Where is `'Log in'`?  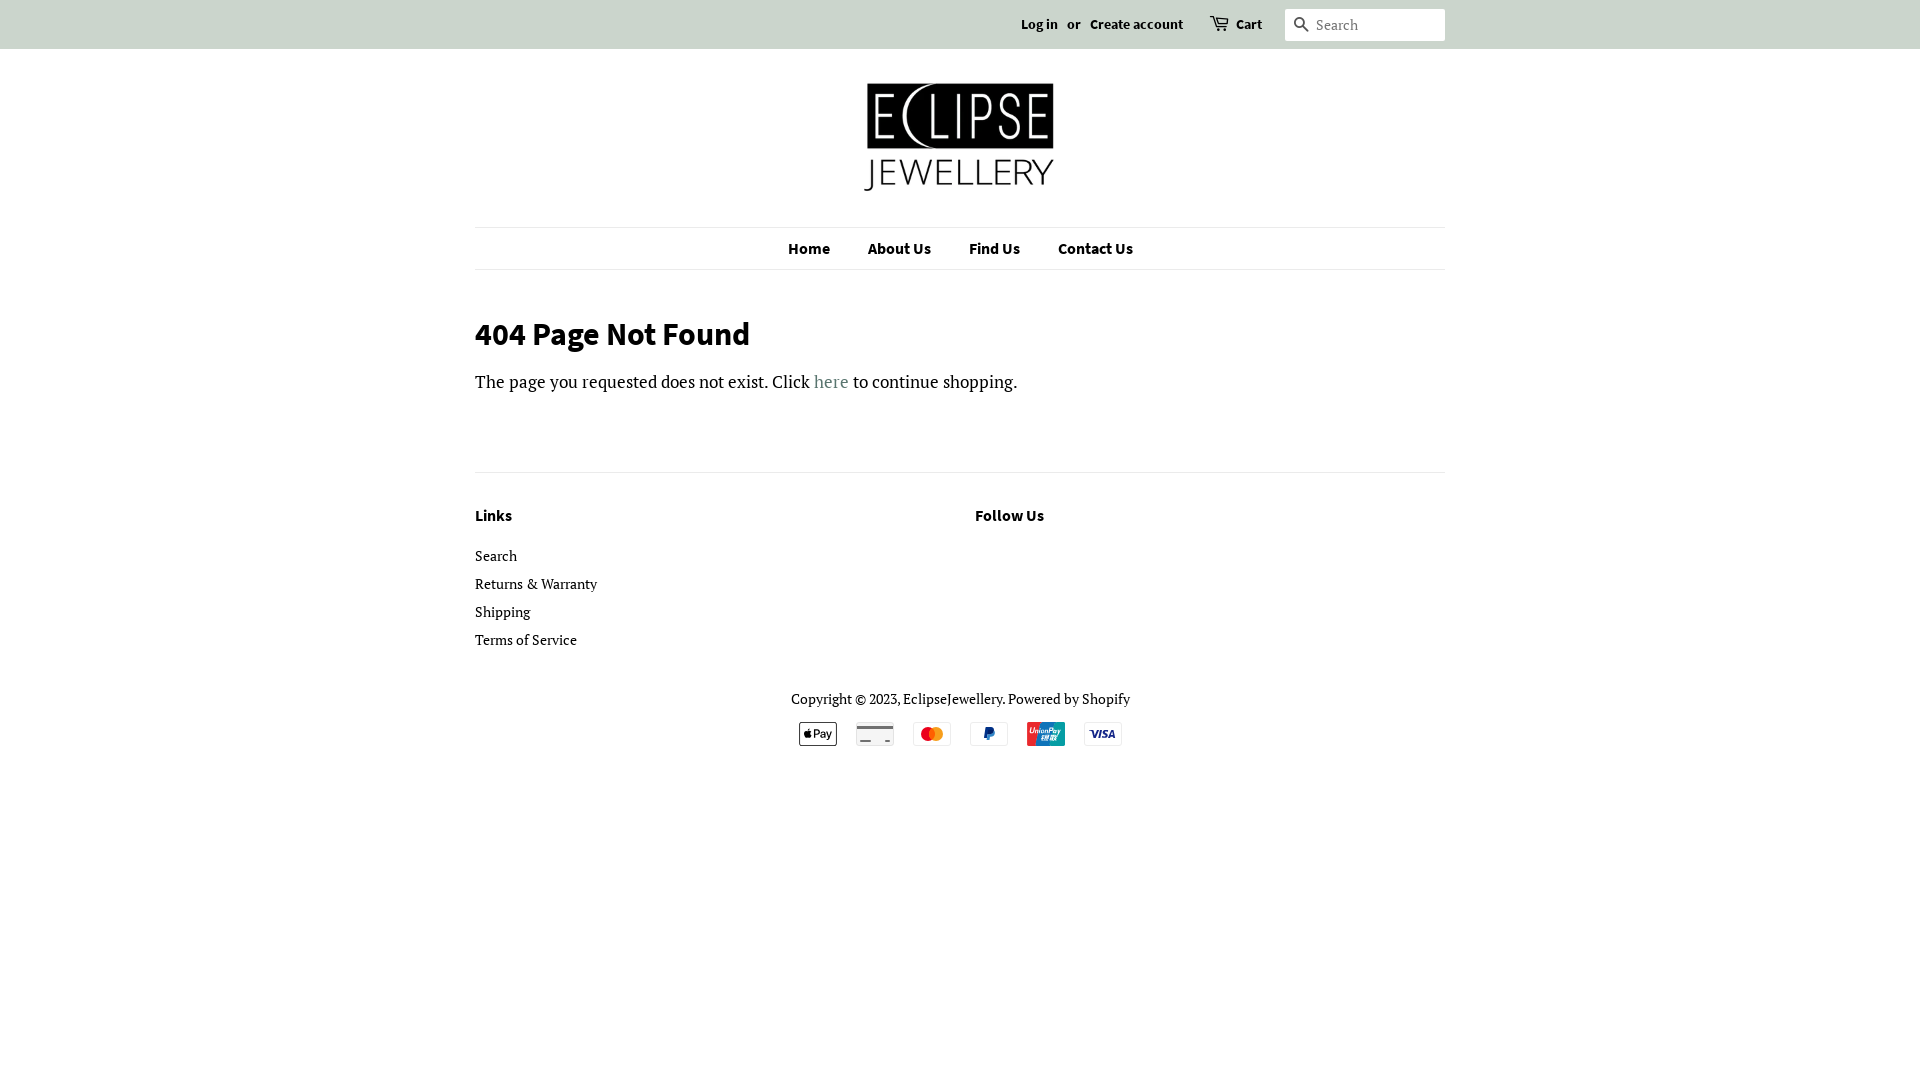 'Log in' is located at coordinates (1039, 23).